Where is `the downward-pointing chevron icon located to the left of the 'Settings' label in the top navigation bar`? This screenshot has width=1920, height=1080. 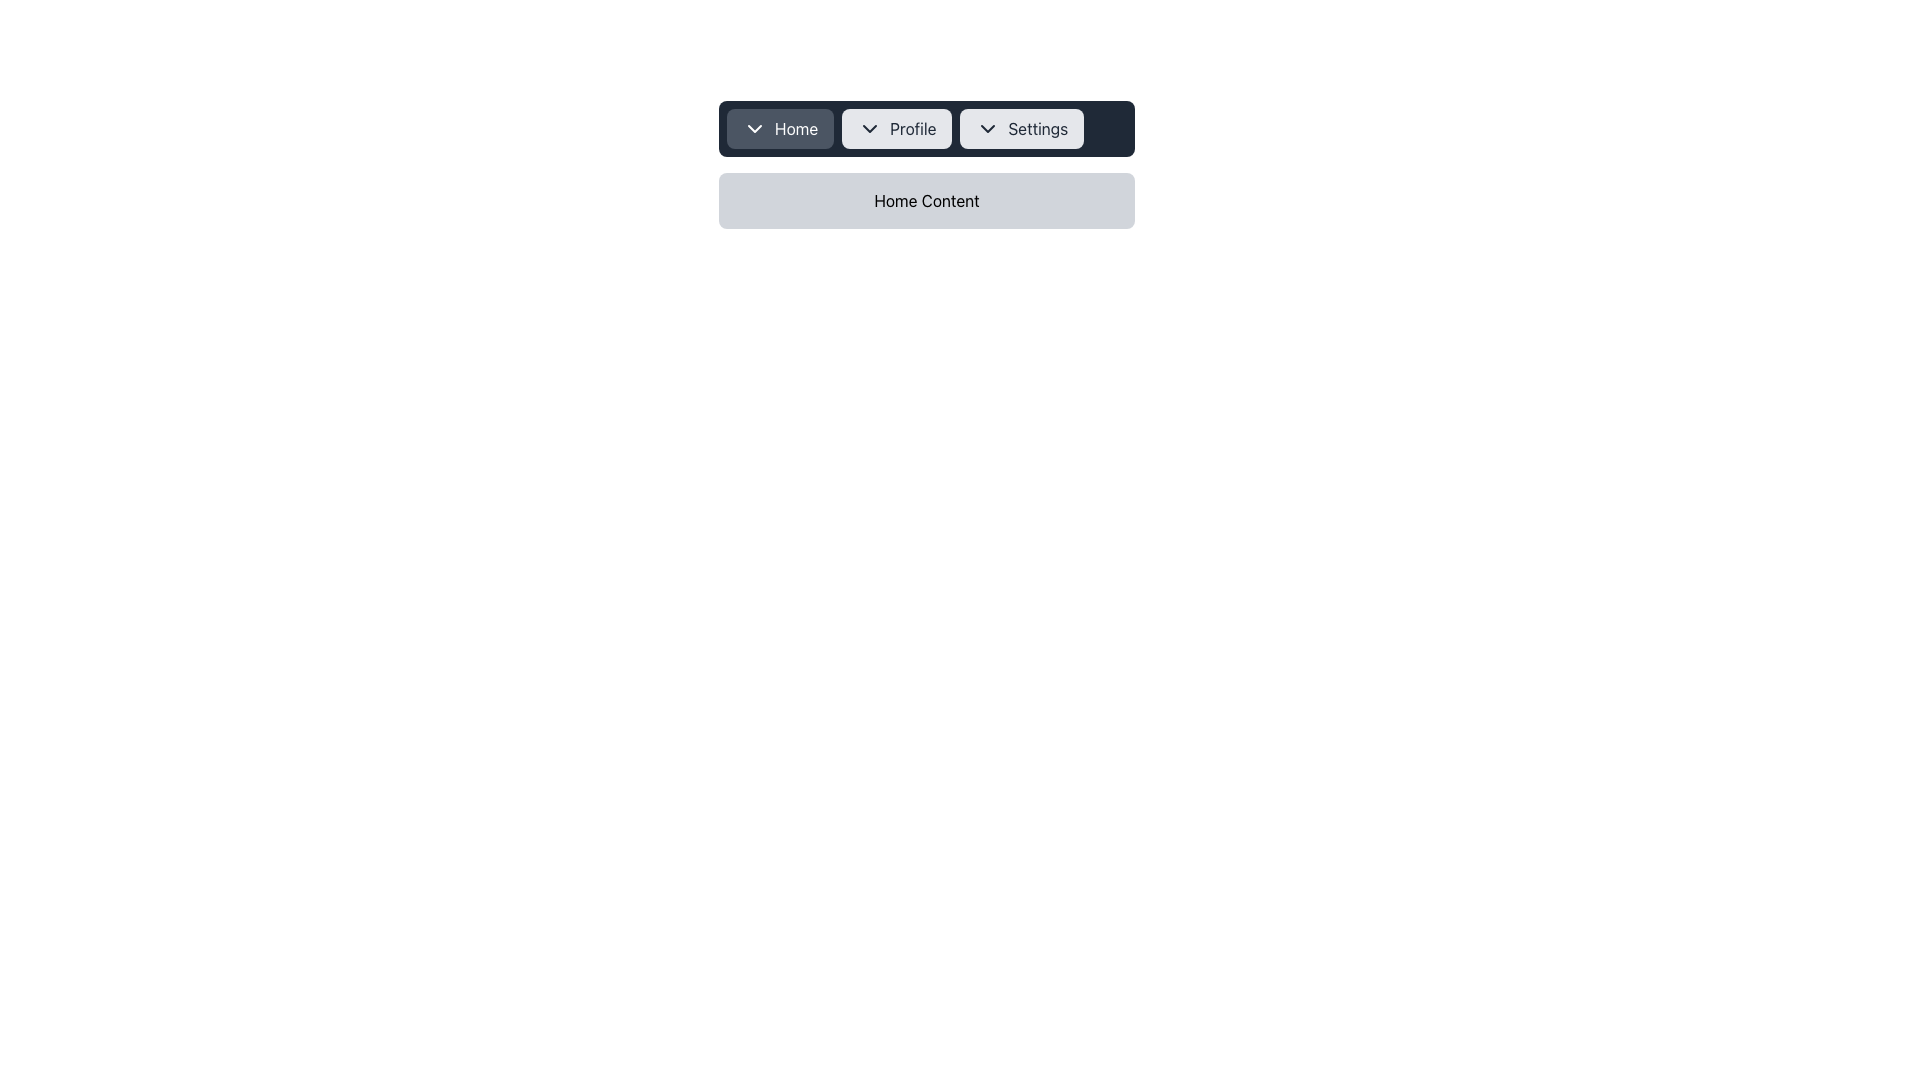 the downward-pointing chevron icon located to the left of the 'Settings' label in the top navigation bar is located at coordinates (988, 128).